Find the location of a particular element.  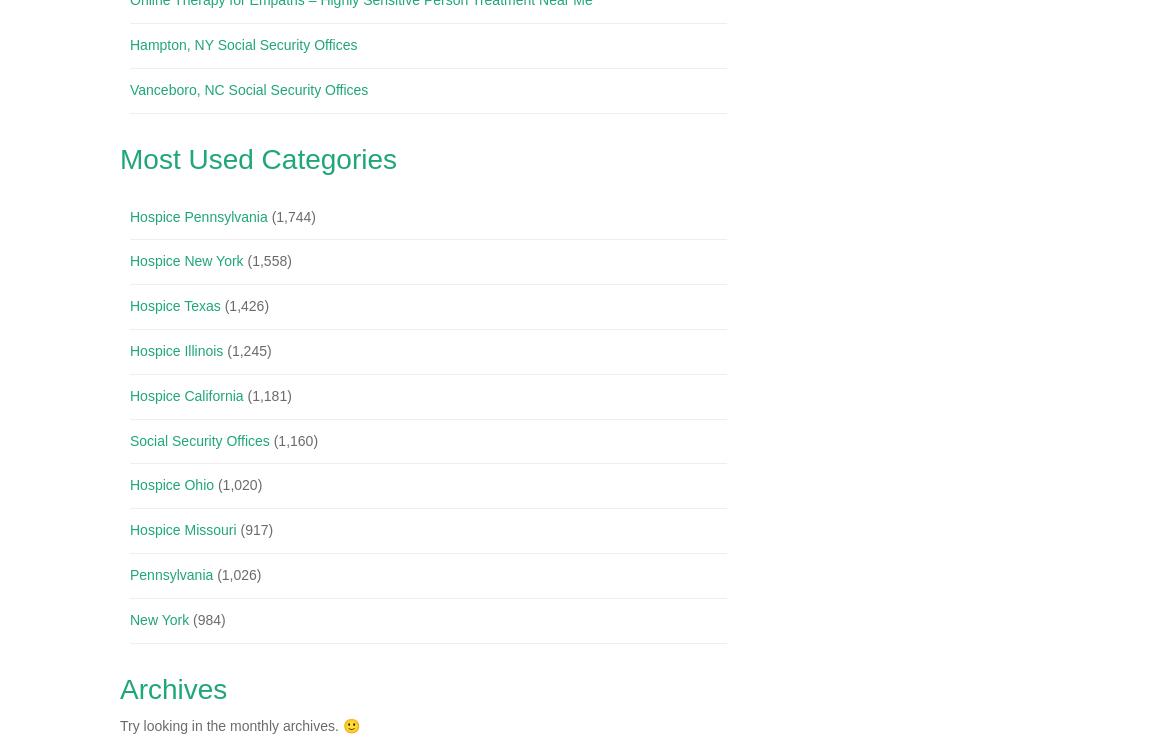

'Pennsylvania' is located at coordinates (170, 574).